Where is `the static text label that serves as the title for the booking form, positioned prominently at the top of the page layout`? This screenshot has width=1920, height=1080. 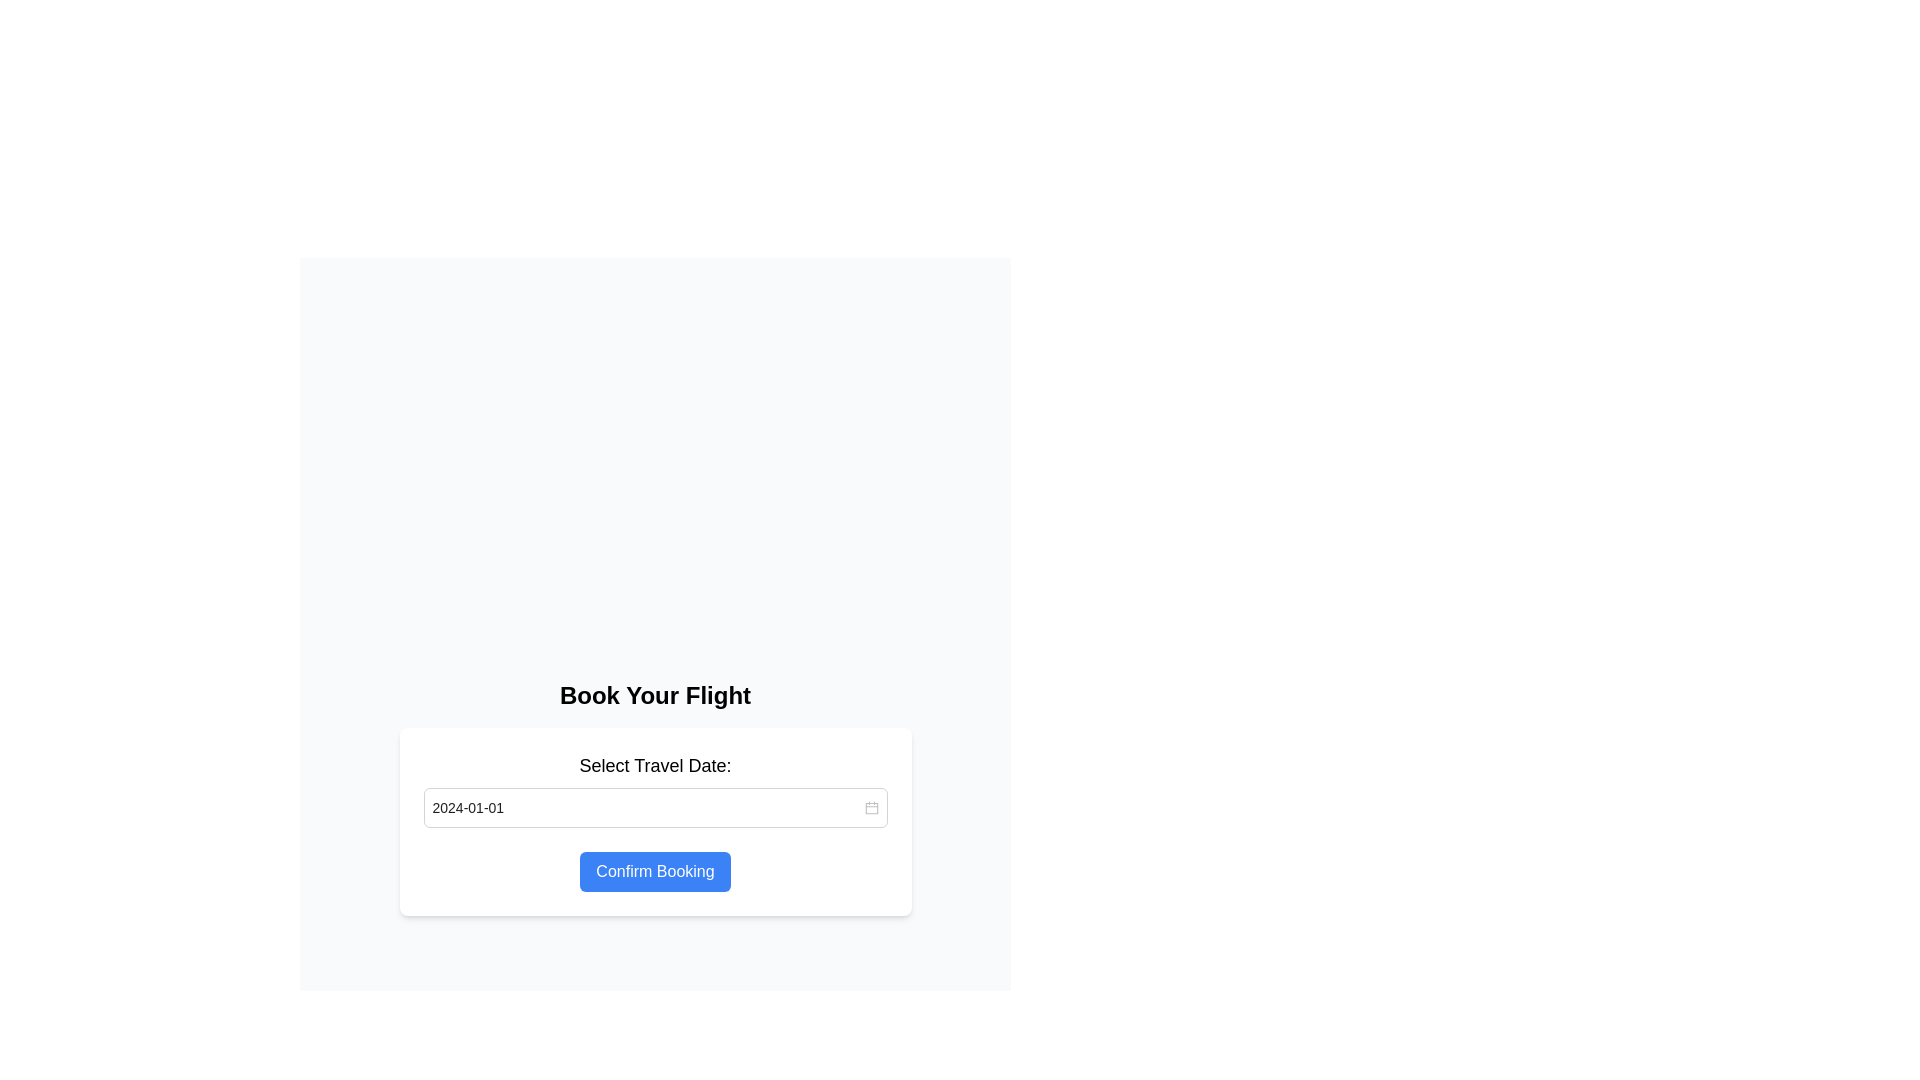 the static text label that serves as the title for the booking form, positioned prominently at the top of the page layout is located at coordinates (655, 694).